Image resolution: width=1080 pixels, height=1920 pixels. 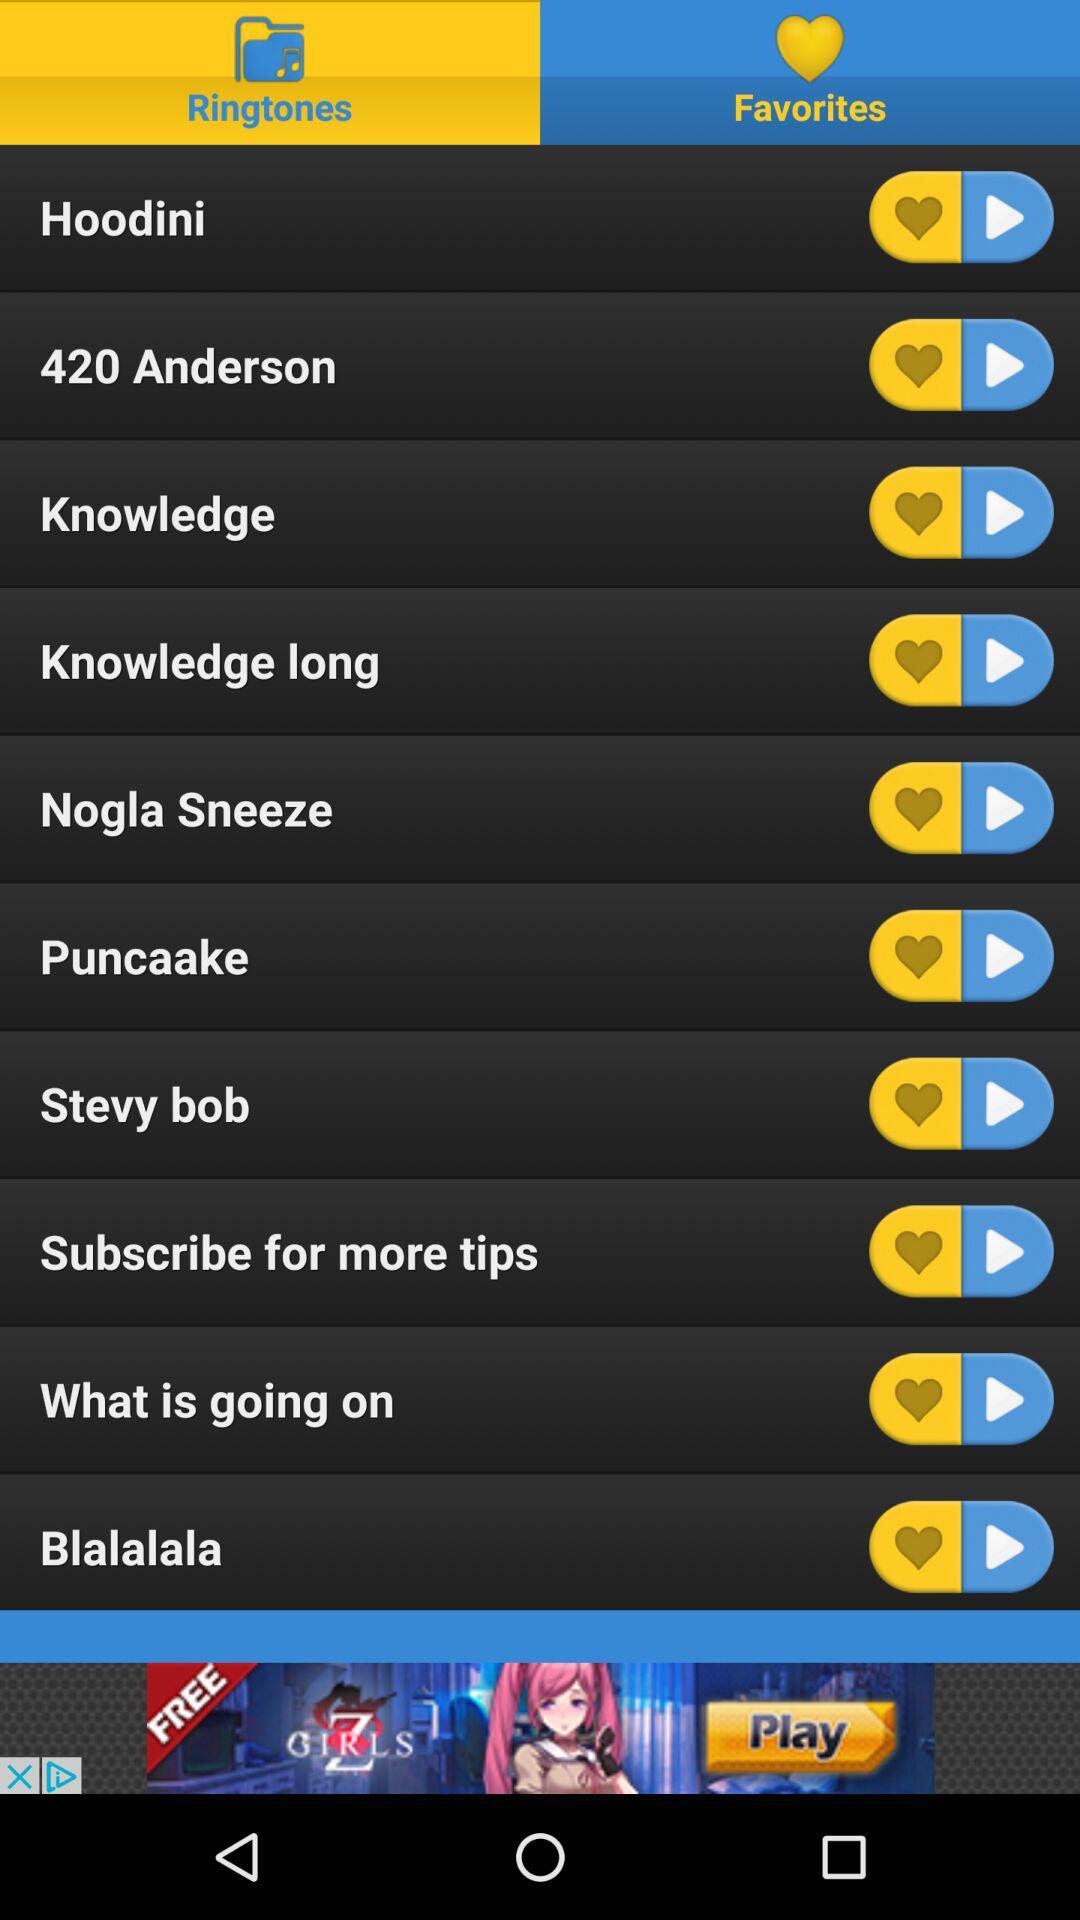 What do you see at coordinates (915, 1250) in the screenshot?
I see `love this section` at bounding box center [915, 1250].